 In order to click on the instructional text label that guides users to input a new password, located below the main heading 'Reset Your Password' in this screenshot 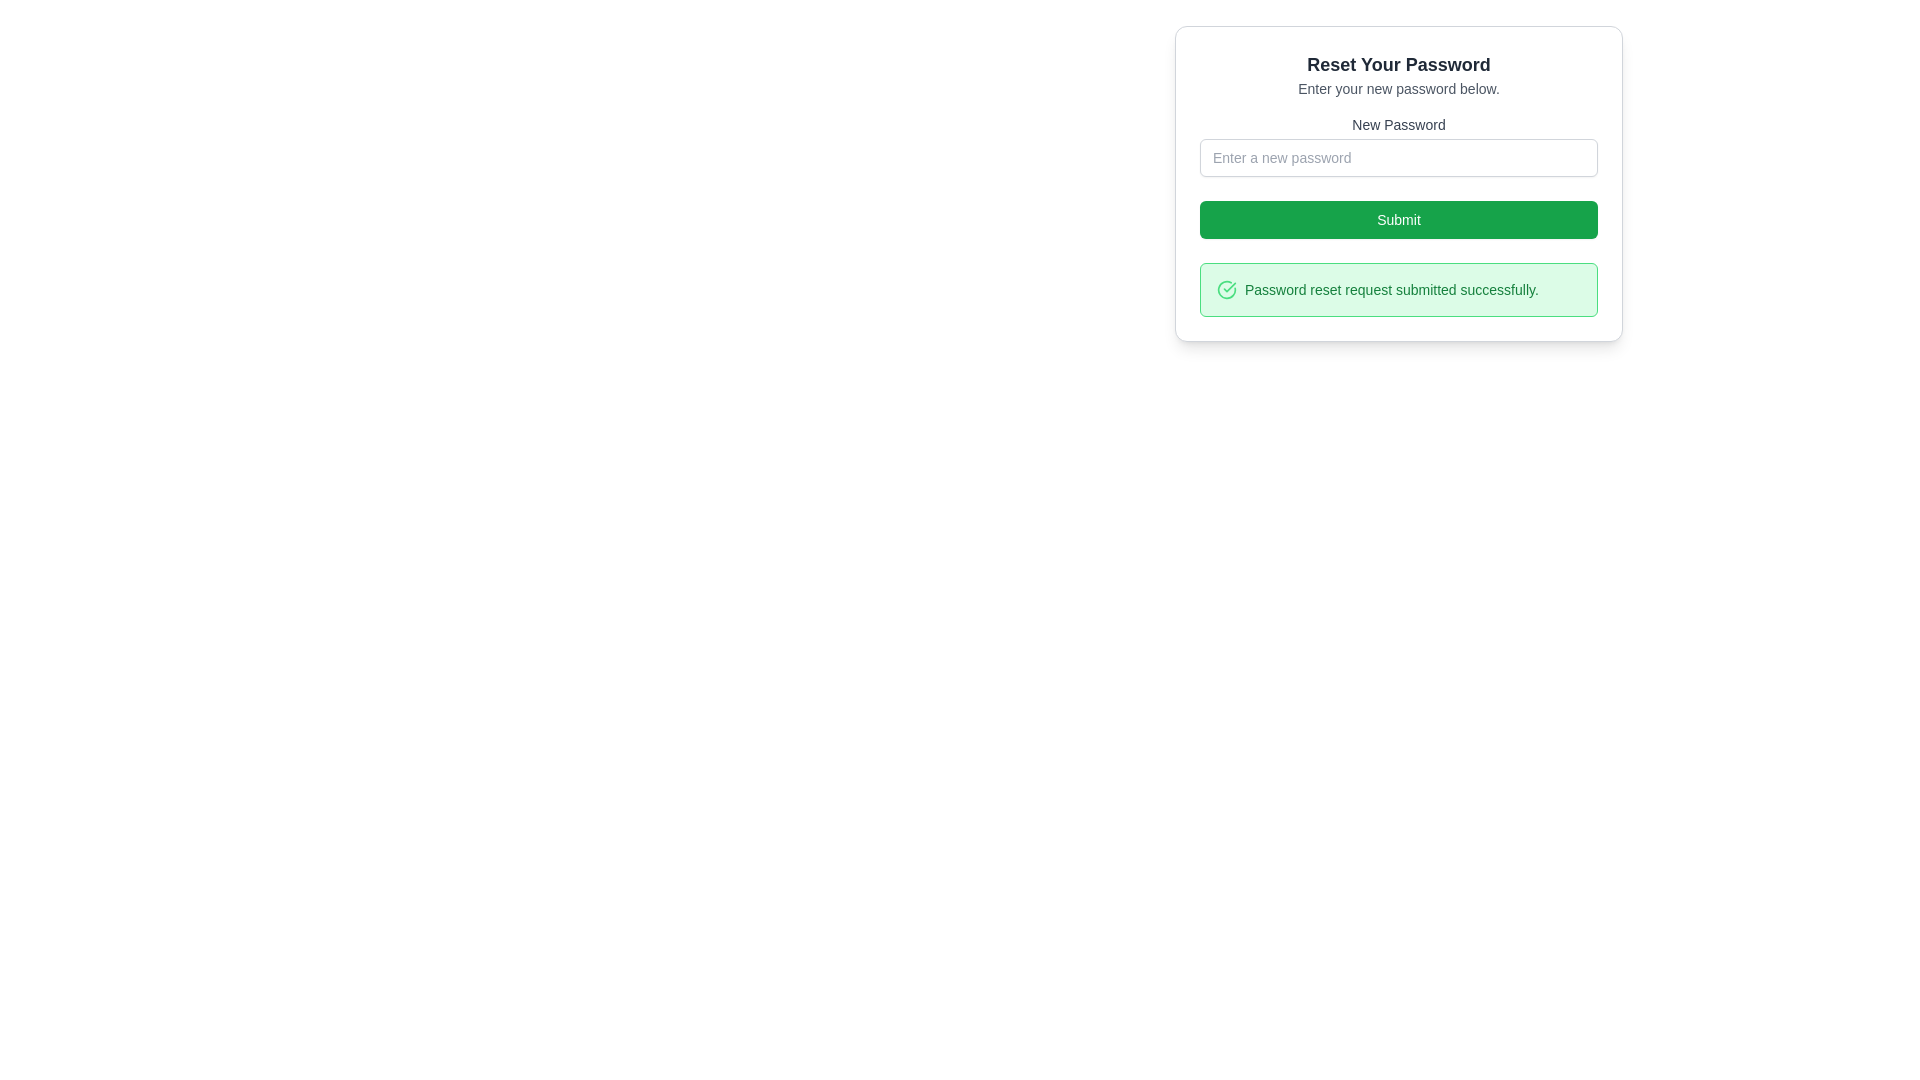, I will do `click(1397, 87)`.